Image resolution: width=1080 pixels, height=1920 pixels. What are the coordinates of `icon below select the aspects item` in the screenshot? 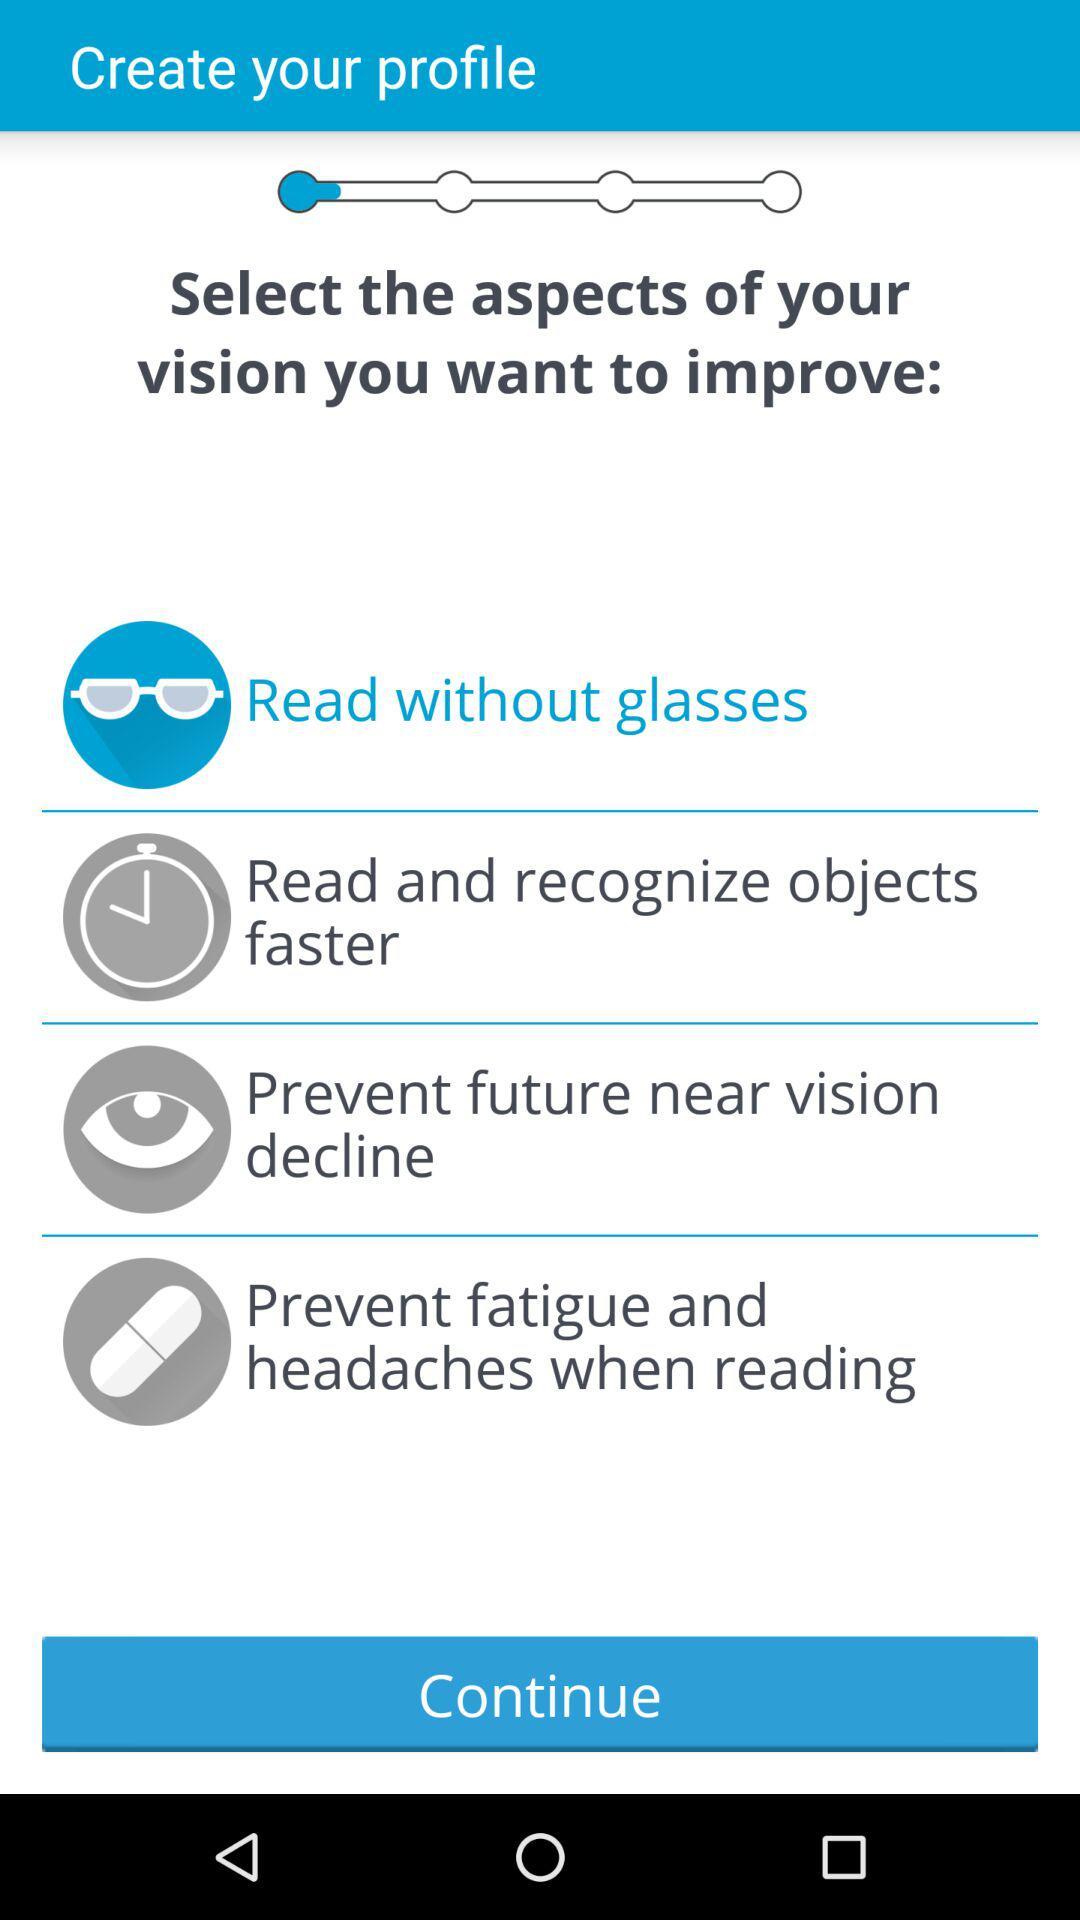 It's located at (525, 705).